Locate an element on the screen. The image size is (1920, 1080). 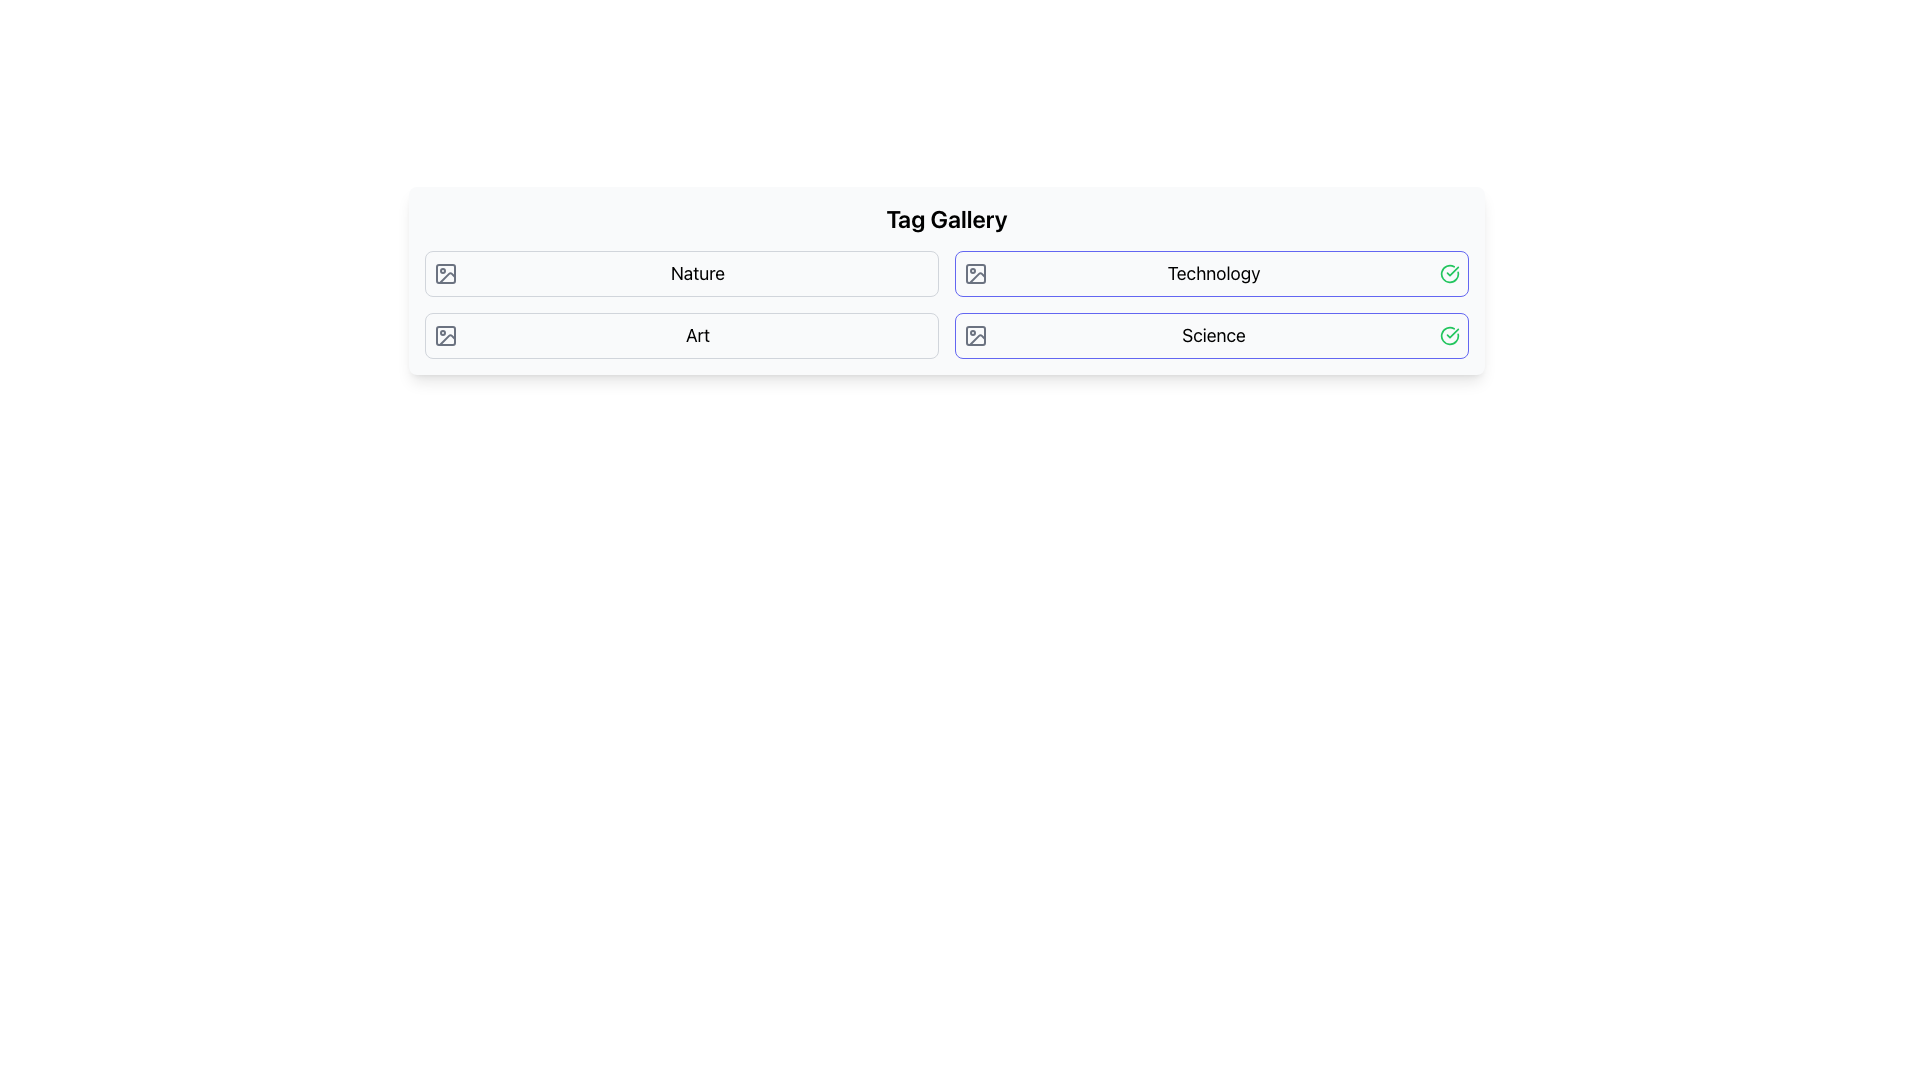
the Decorative icon, which is an SVG icon resembling an image symbol, located to the left of the word 'Science' and adjacent to the right side of the bordered rectangle defining the tag boundaries is located at coordinates (975, 334).